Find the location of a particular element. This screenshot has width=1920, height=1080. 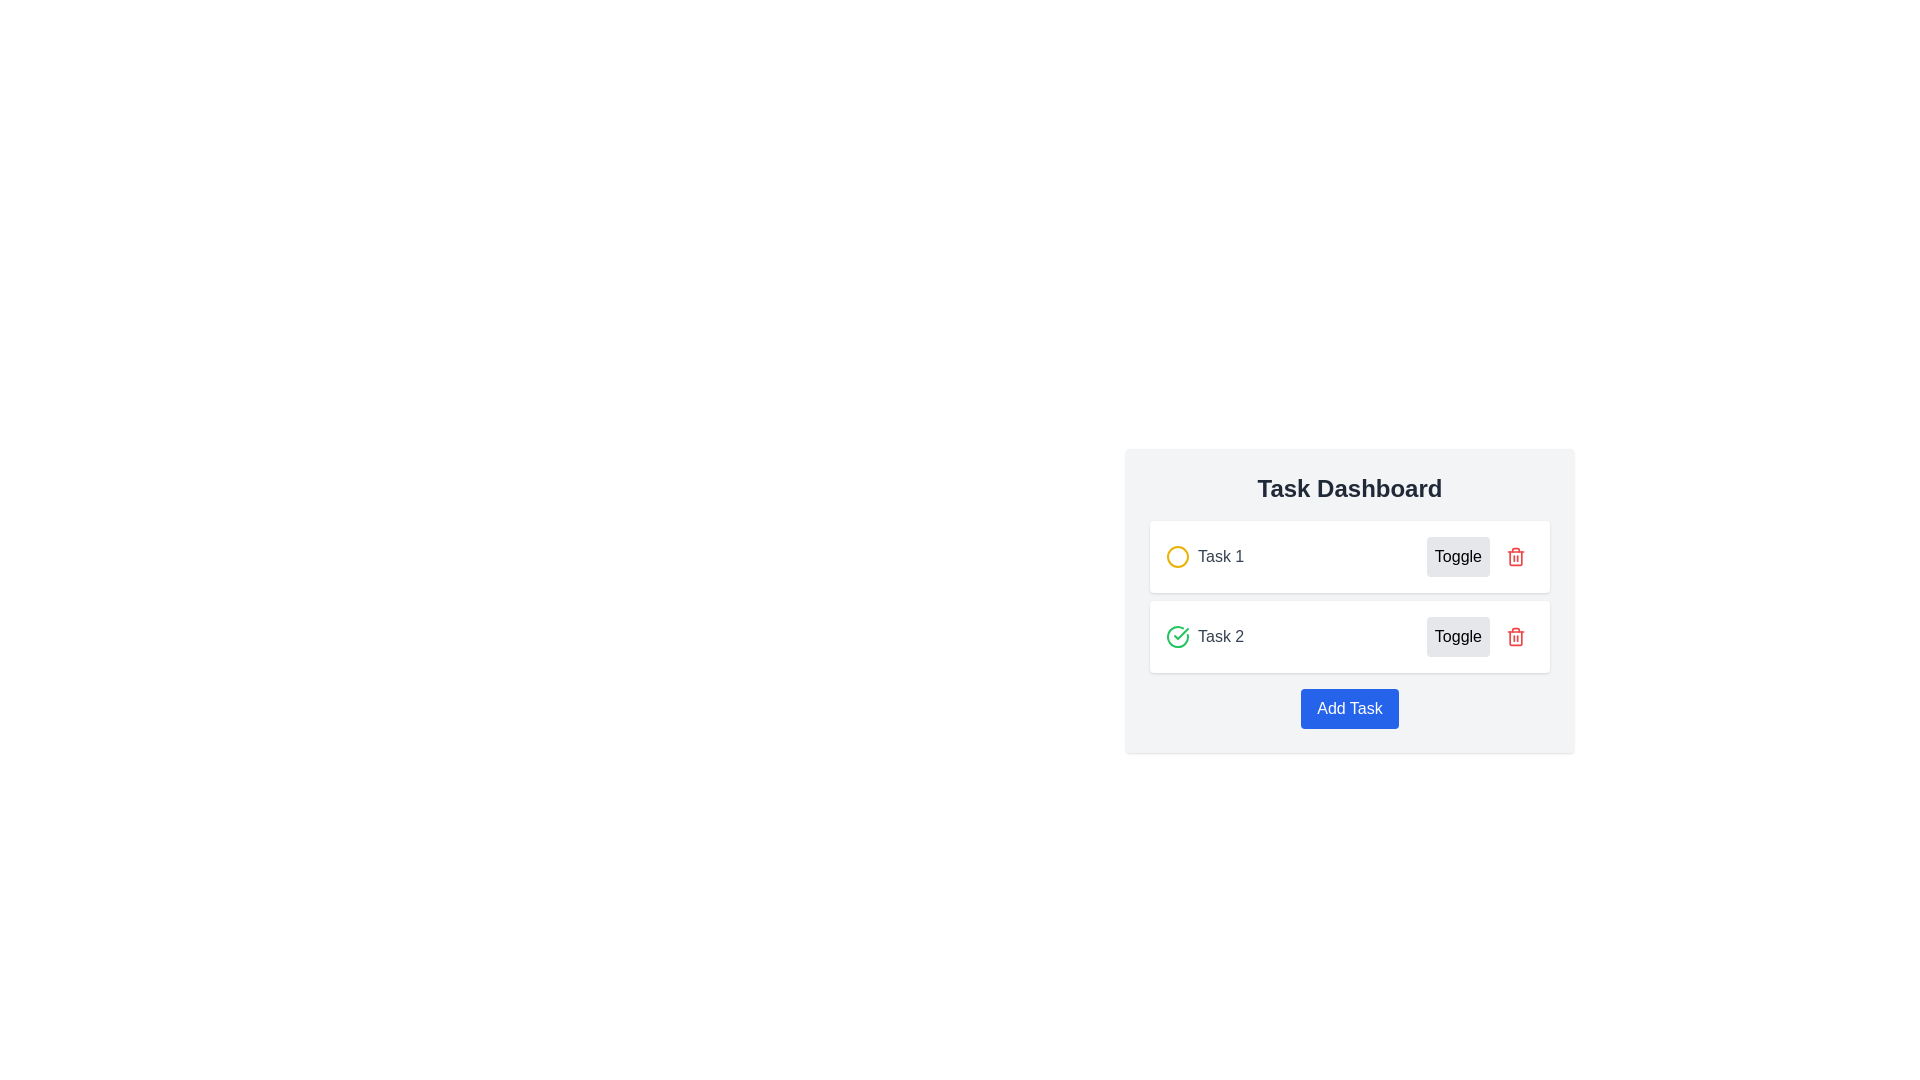

the red trash icon button located adjacent to the 'Toggle' button in the second row of the task list is located at coordinates (1516, 636).